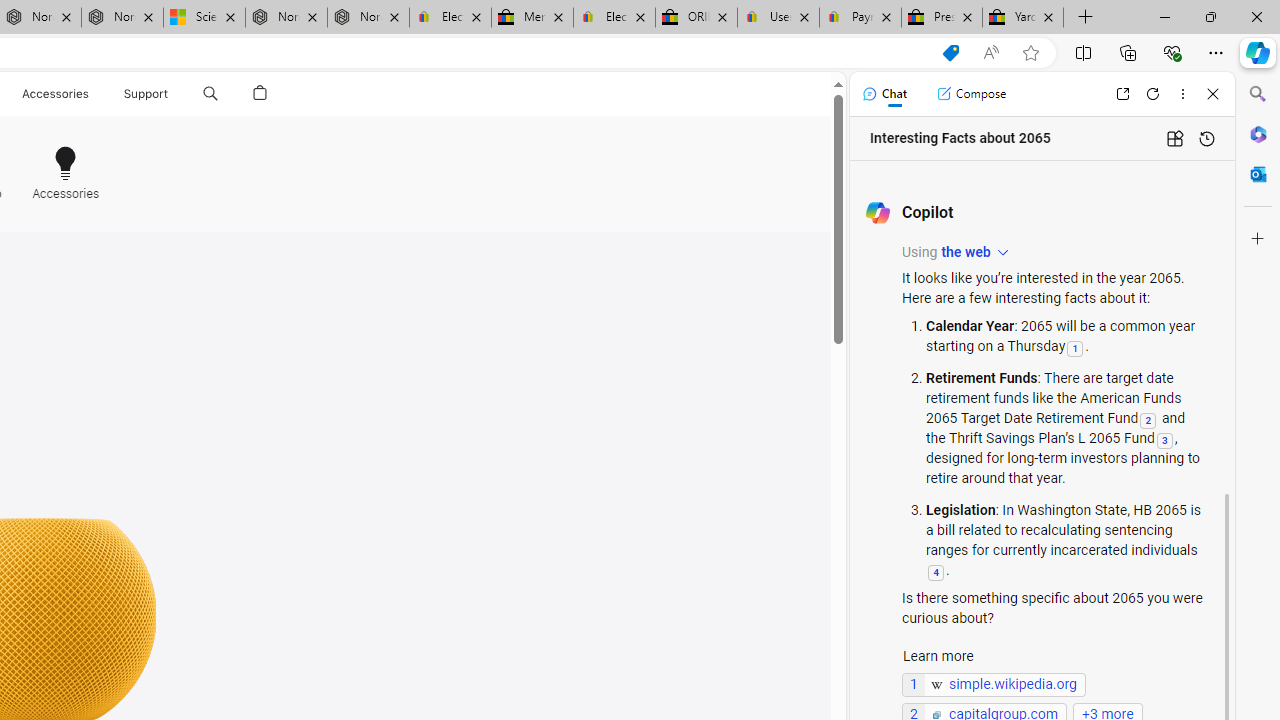 The height and width of the screenshot is (720, 1280). What do you see at coordinates (1122, 93) in the screenshot?
I see `'Open link in new tab'` at bounding box center [1122, 93].